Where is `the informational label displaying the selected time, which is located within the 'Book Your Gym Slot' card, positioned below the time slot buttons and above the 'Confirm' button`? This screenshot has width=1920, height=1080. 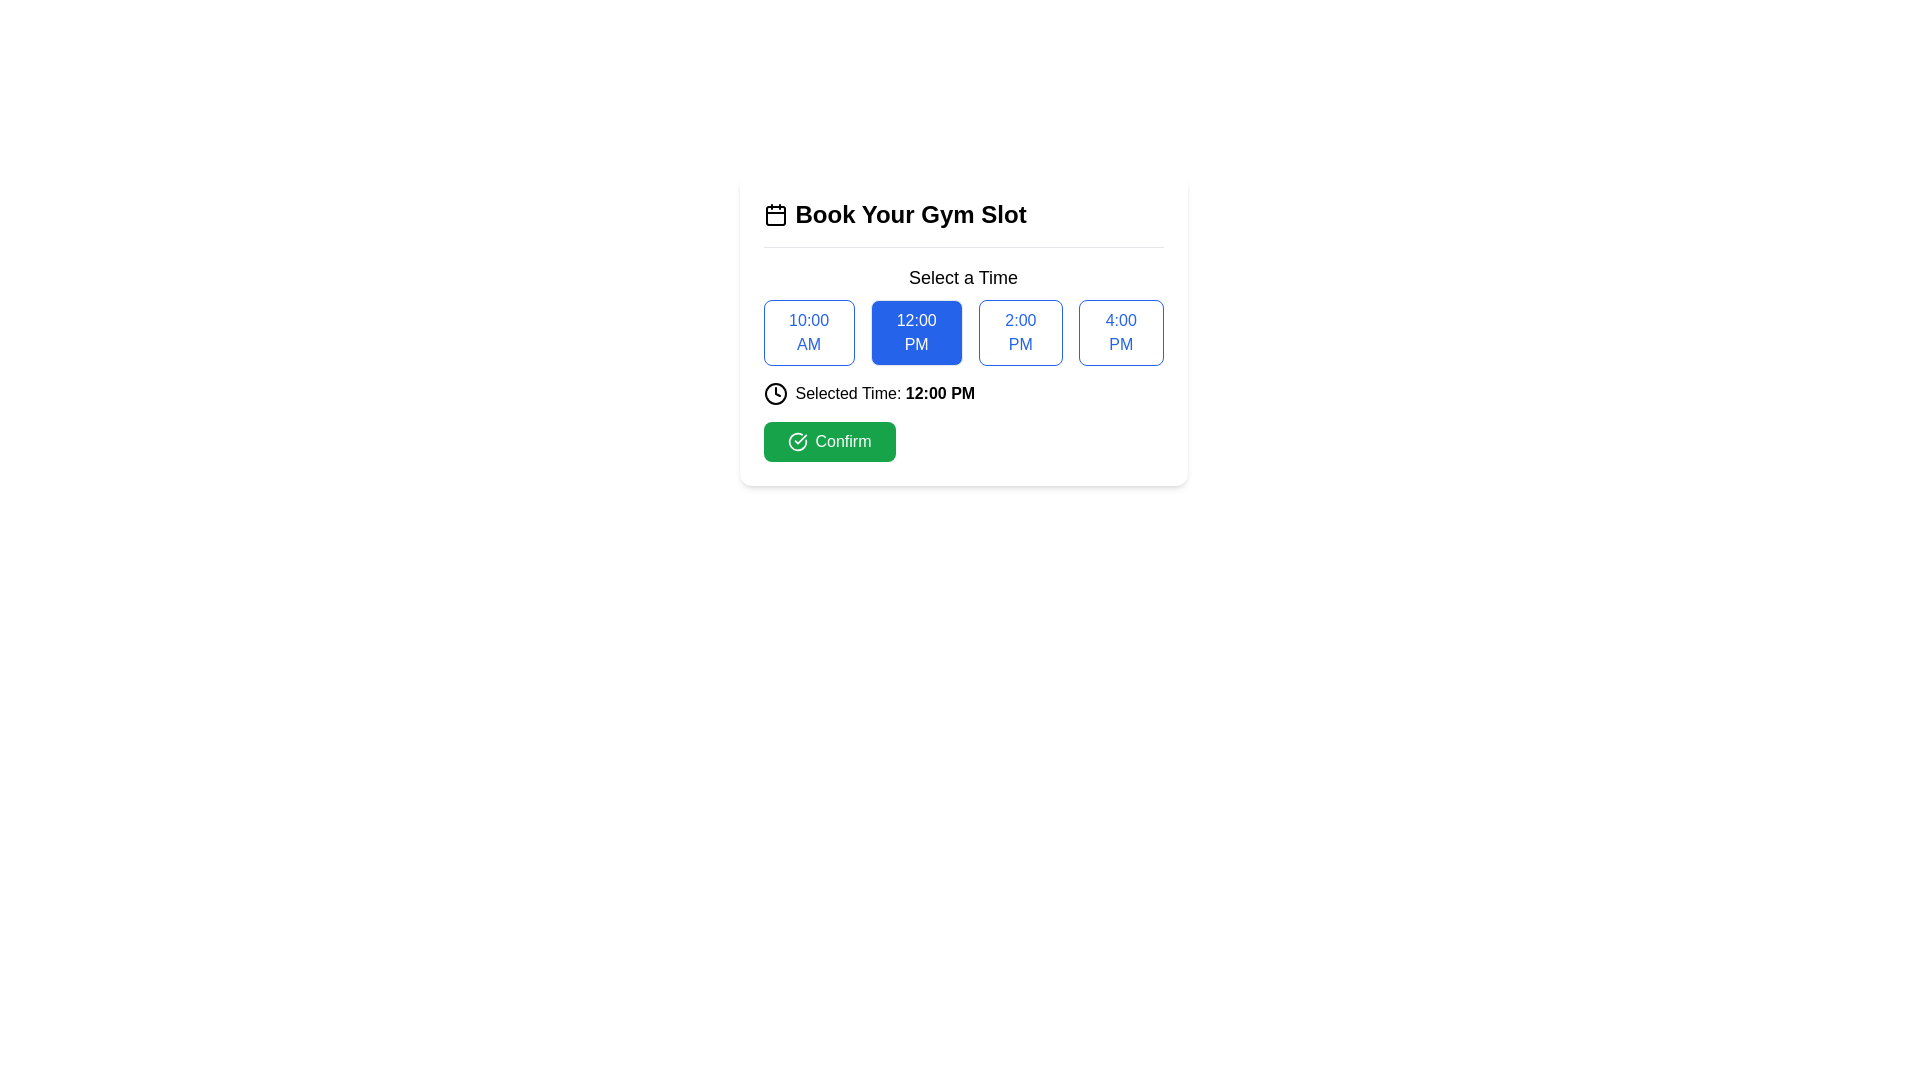 the informational label displaying the selected time, which is located within the 'Book Your Gym Slot' card, positioned below the time slot buttons and above the 'Confirm' button is located at coordinates (963, 393).